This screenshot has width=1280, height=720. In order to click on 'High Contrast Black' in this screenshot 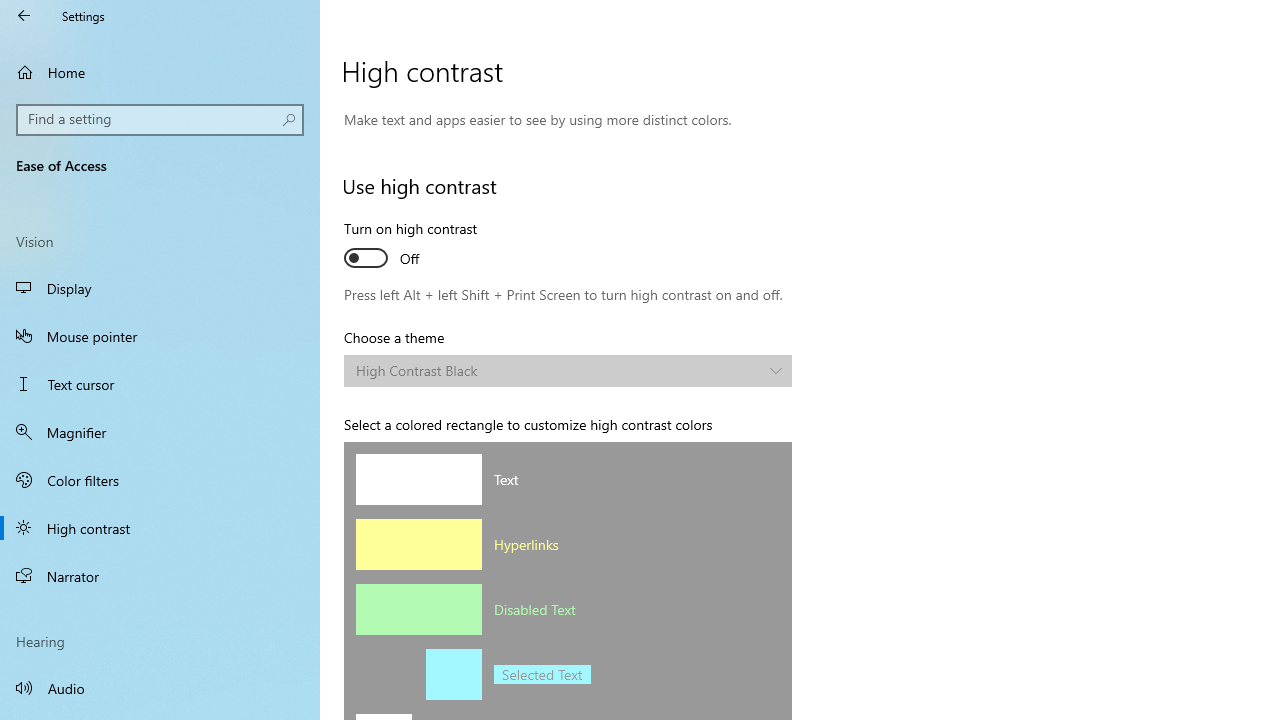, I will do `click(558, 370)`.